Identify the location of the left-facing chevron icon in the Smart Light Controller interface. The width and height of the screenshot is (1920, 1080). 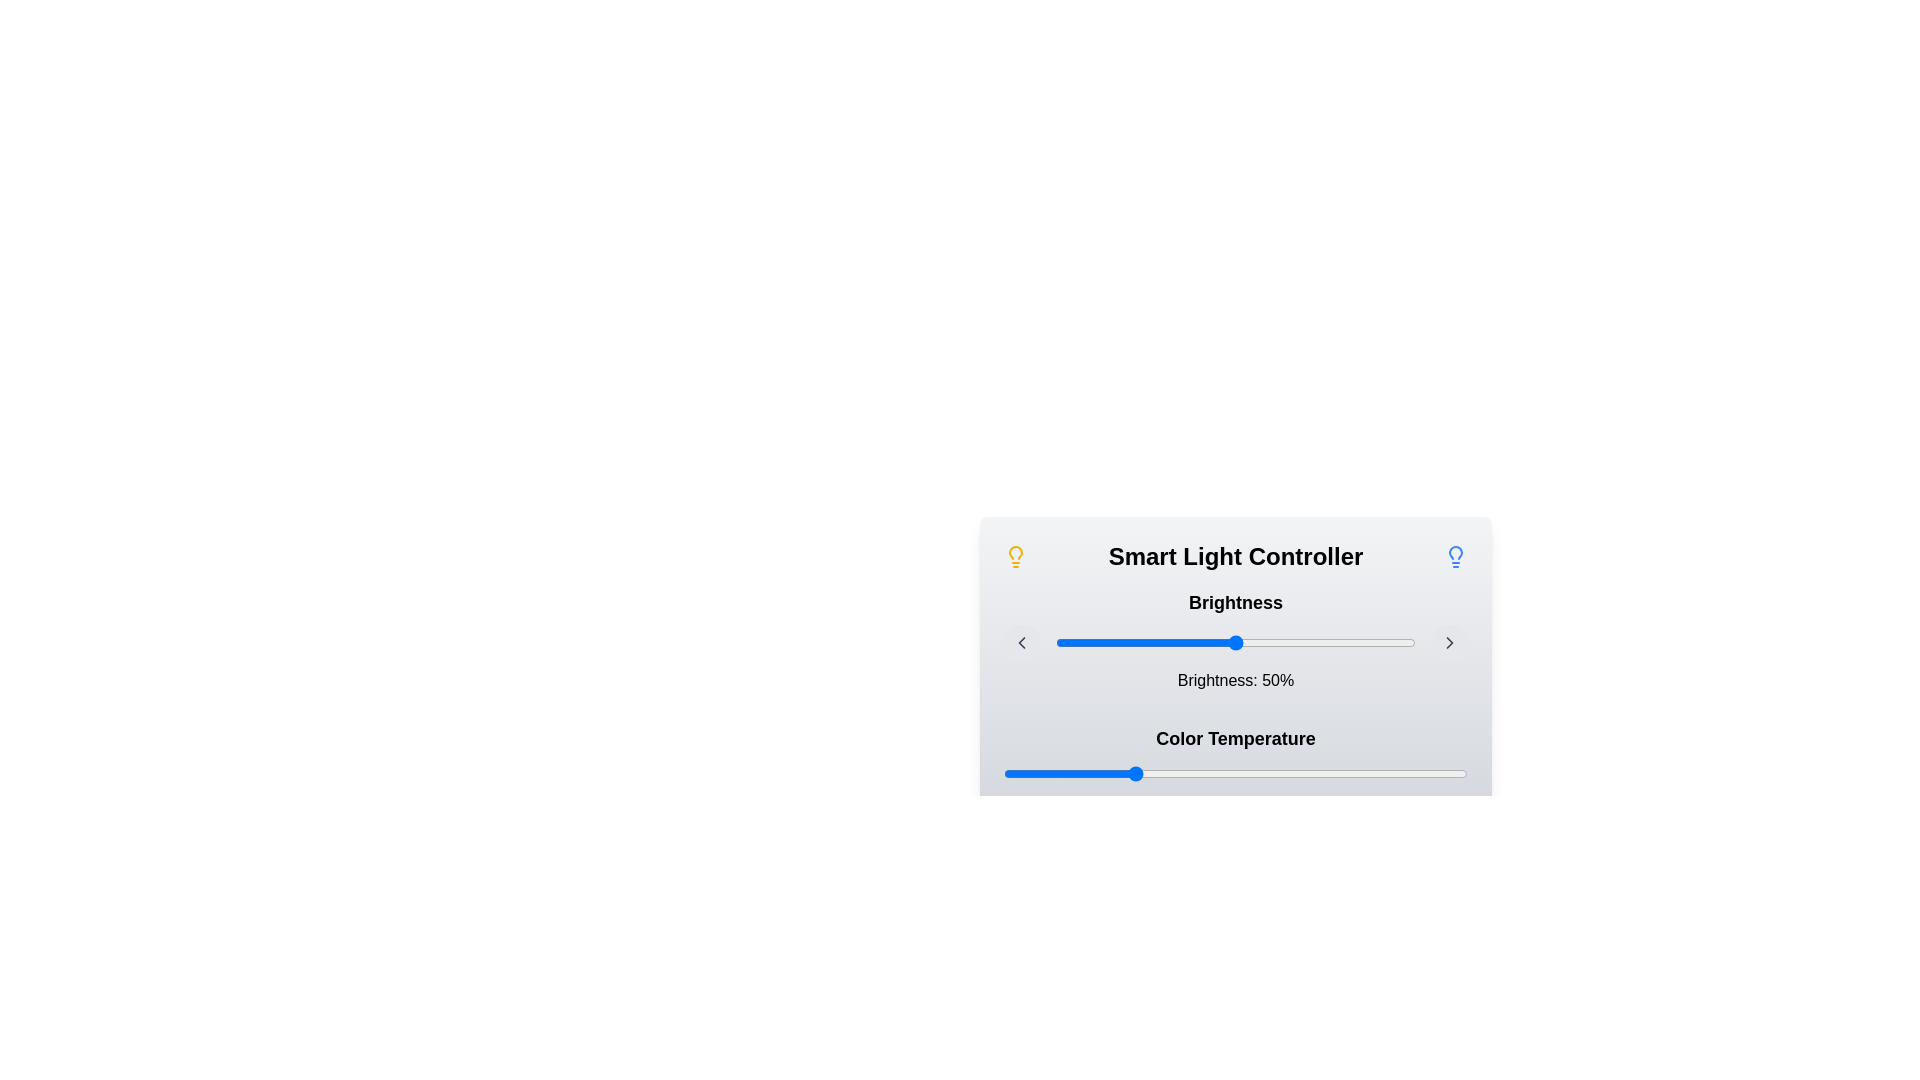
(1022, 643).